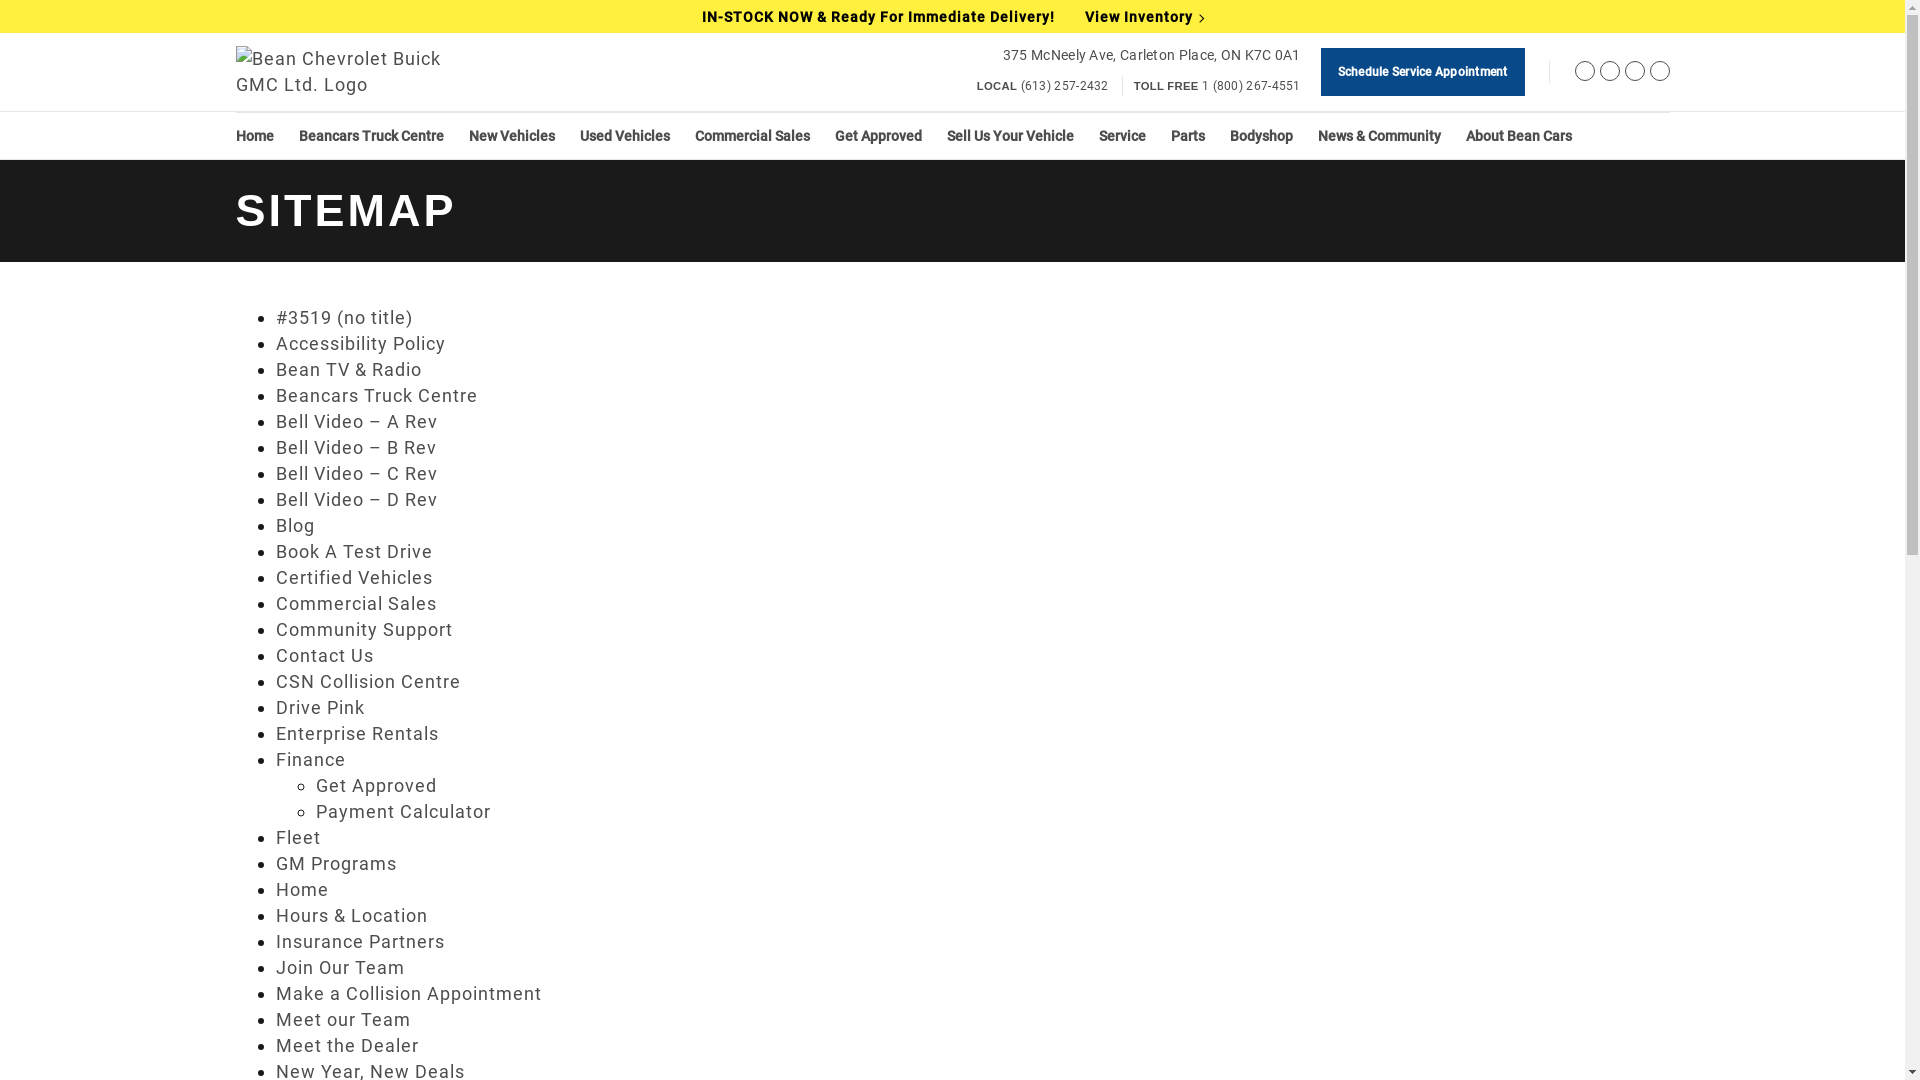  What do you see at coordinates (750, 135) in the screenshot?
I see `'Commercial Sales'` at bounding box center [750, 135].